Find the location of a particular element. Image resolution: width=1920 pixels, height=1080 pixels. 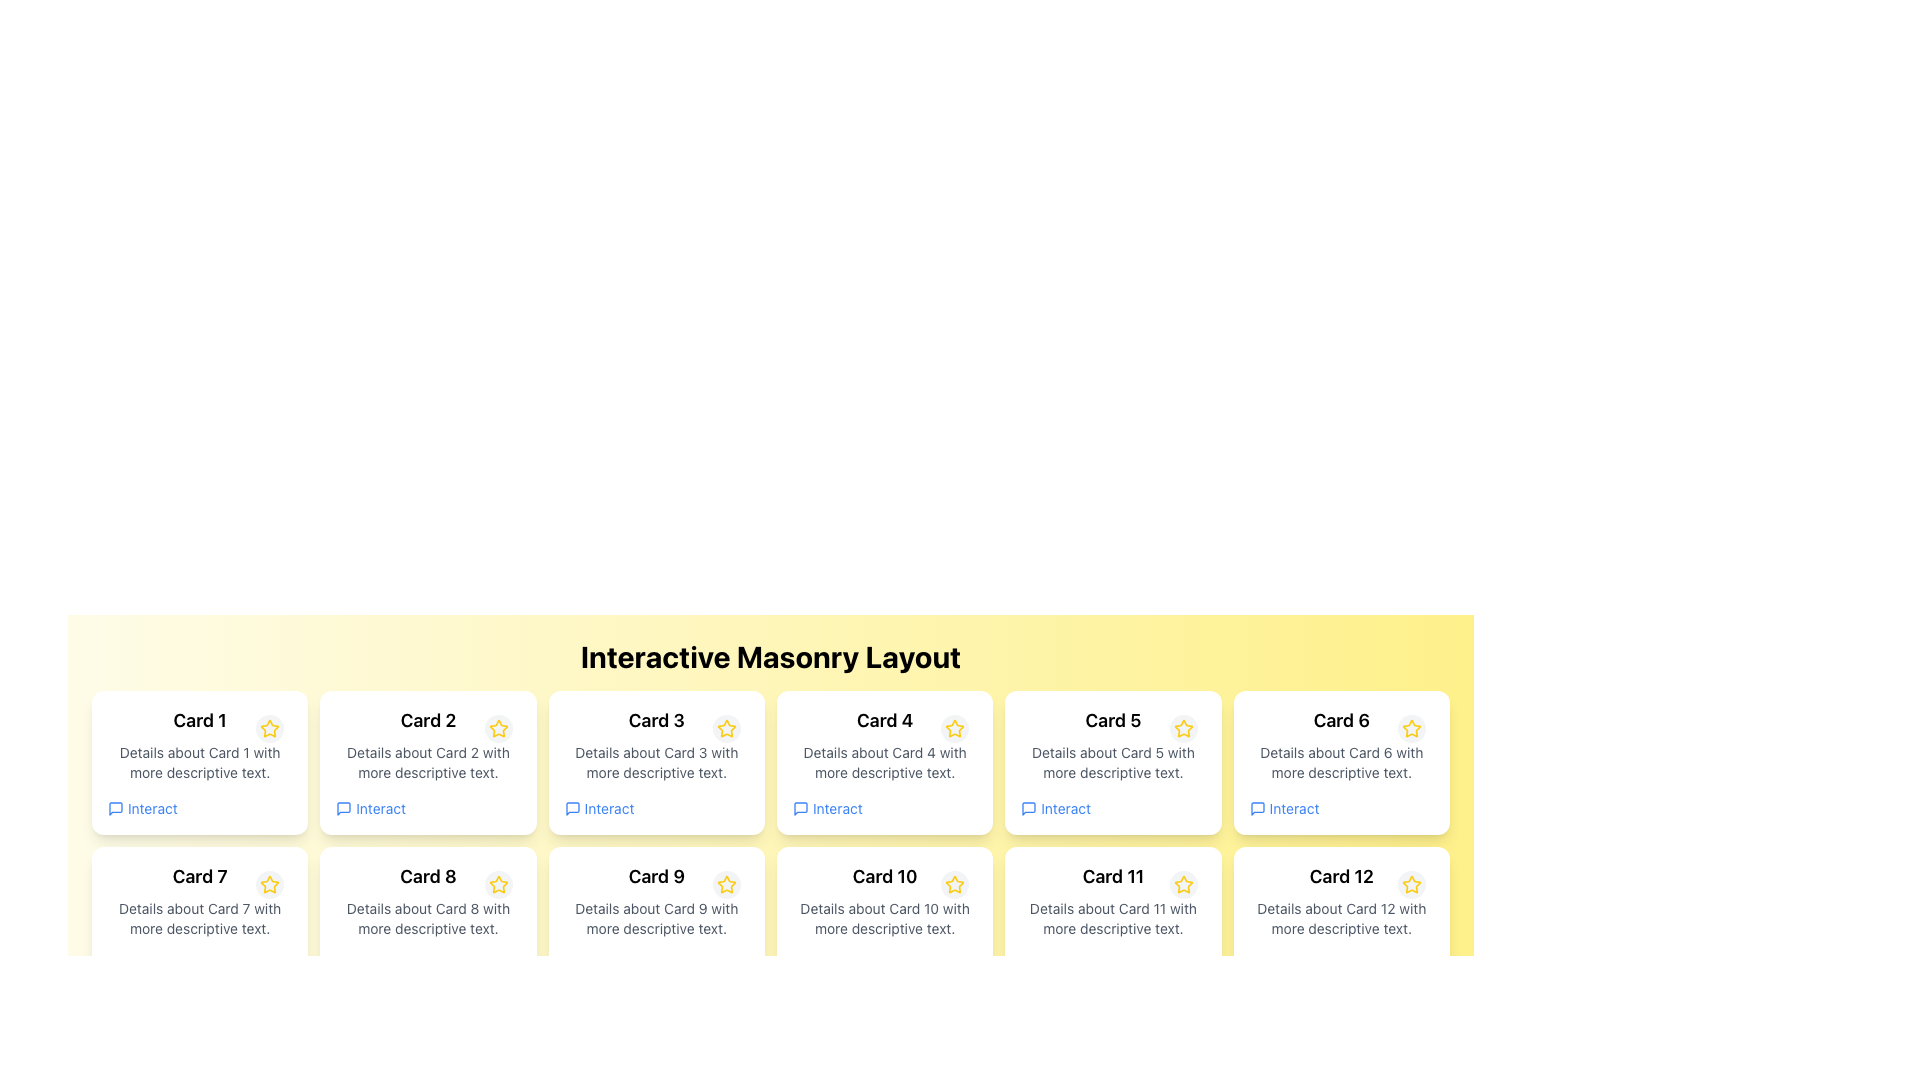

the text label that serves as the heading for 'Card 4', which is positioned at the top of the card and near the interactive link titled 'Interact' is located at coordinates (884, 721).